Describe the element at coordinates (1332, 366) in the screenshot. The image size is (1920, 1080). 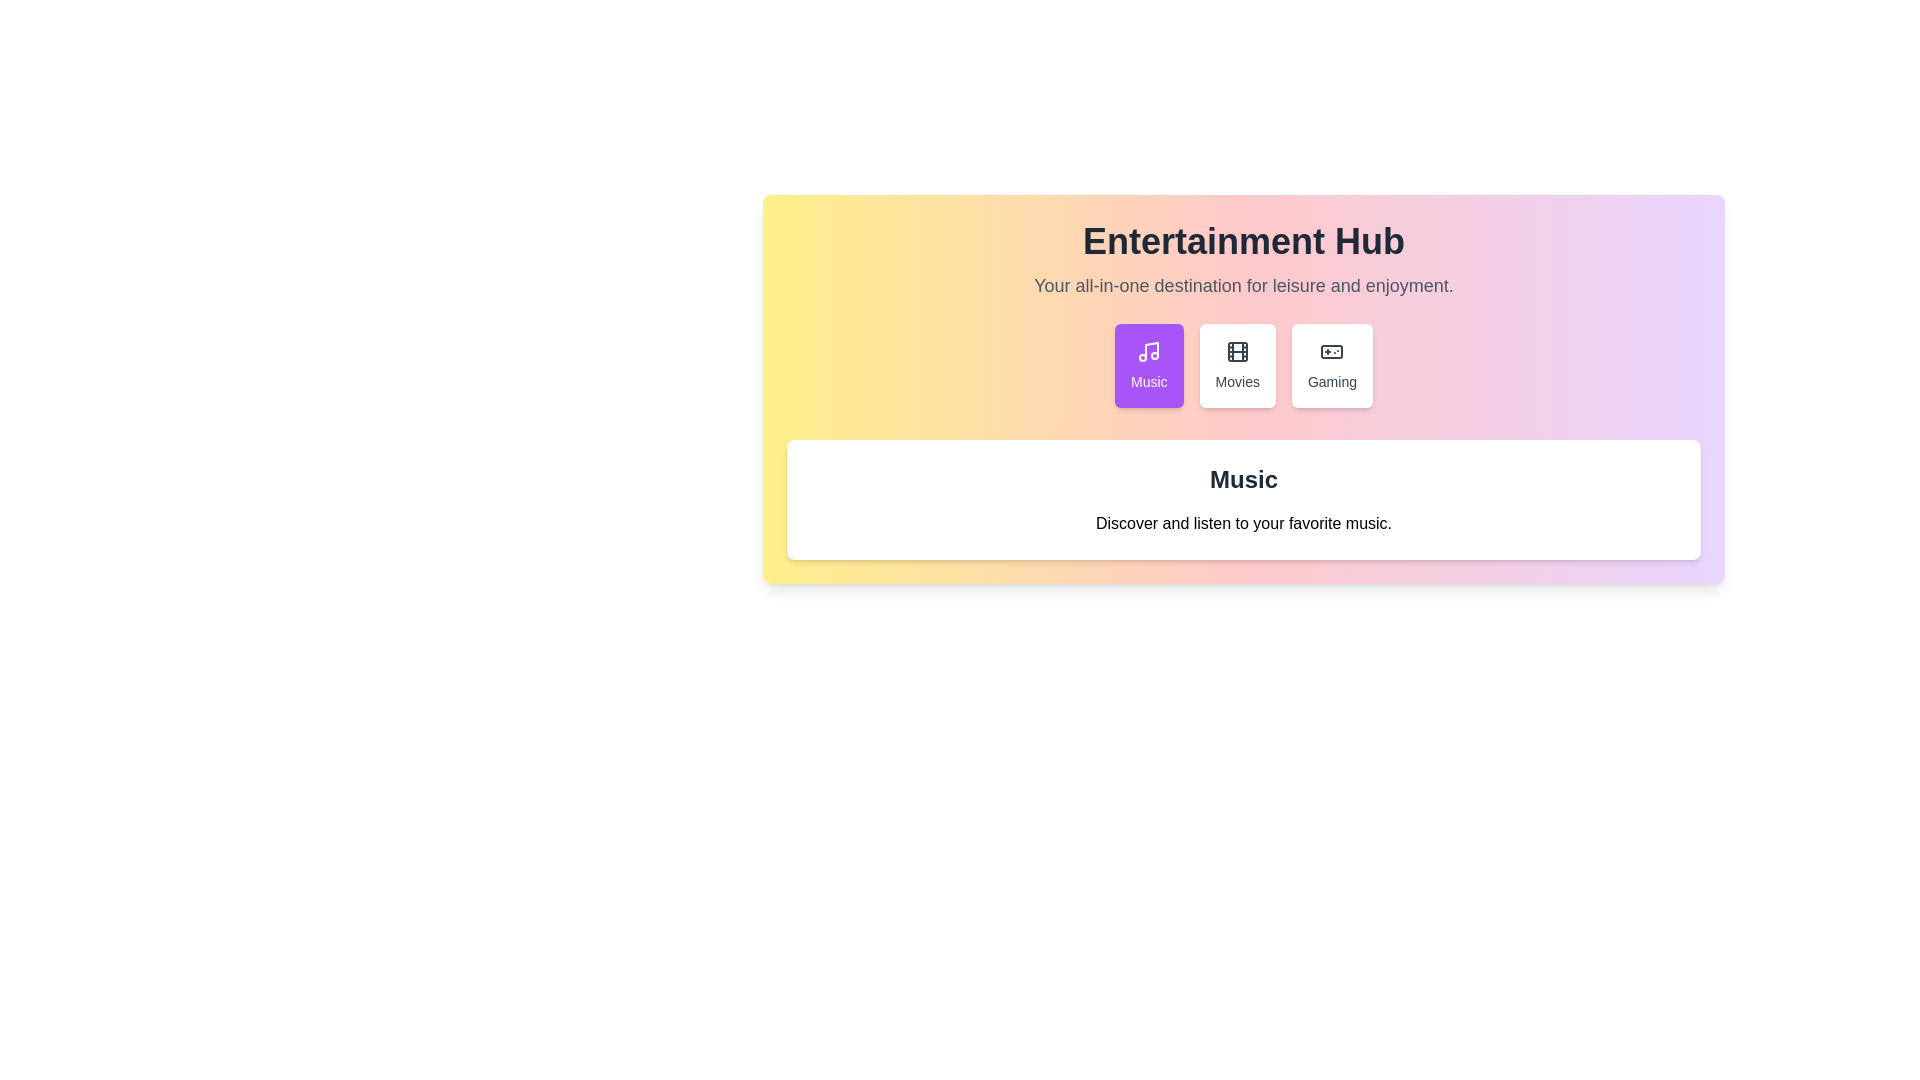
I see `the 'Gaming' category button, which is the third button in the horizontal group under 'Entertainment Hub'` at that location.